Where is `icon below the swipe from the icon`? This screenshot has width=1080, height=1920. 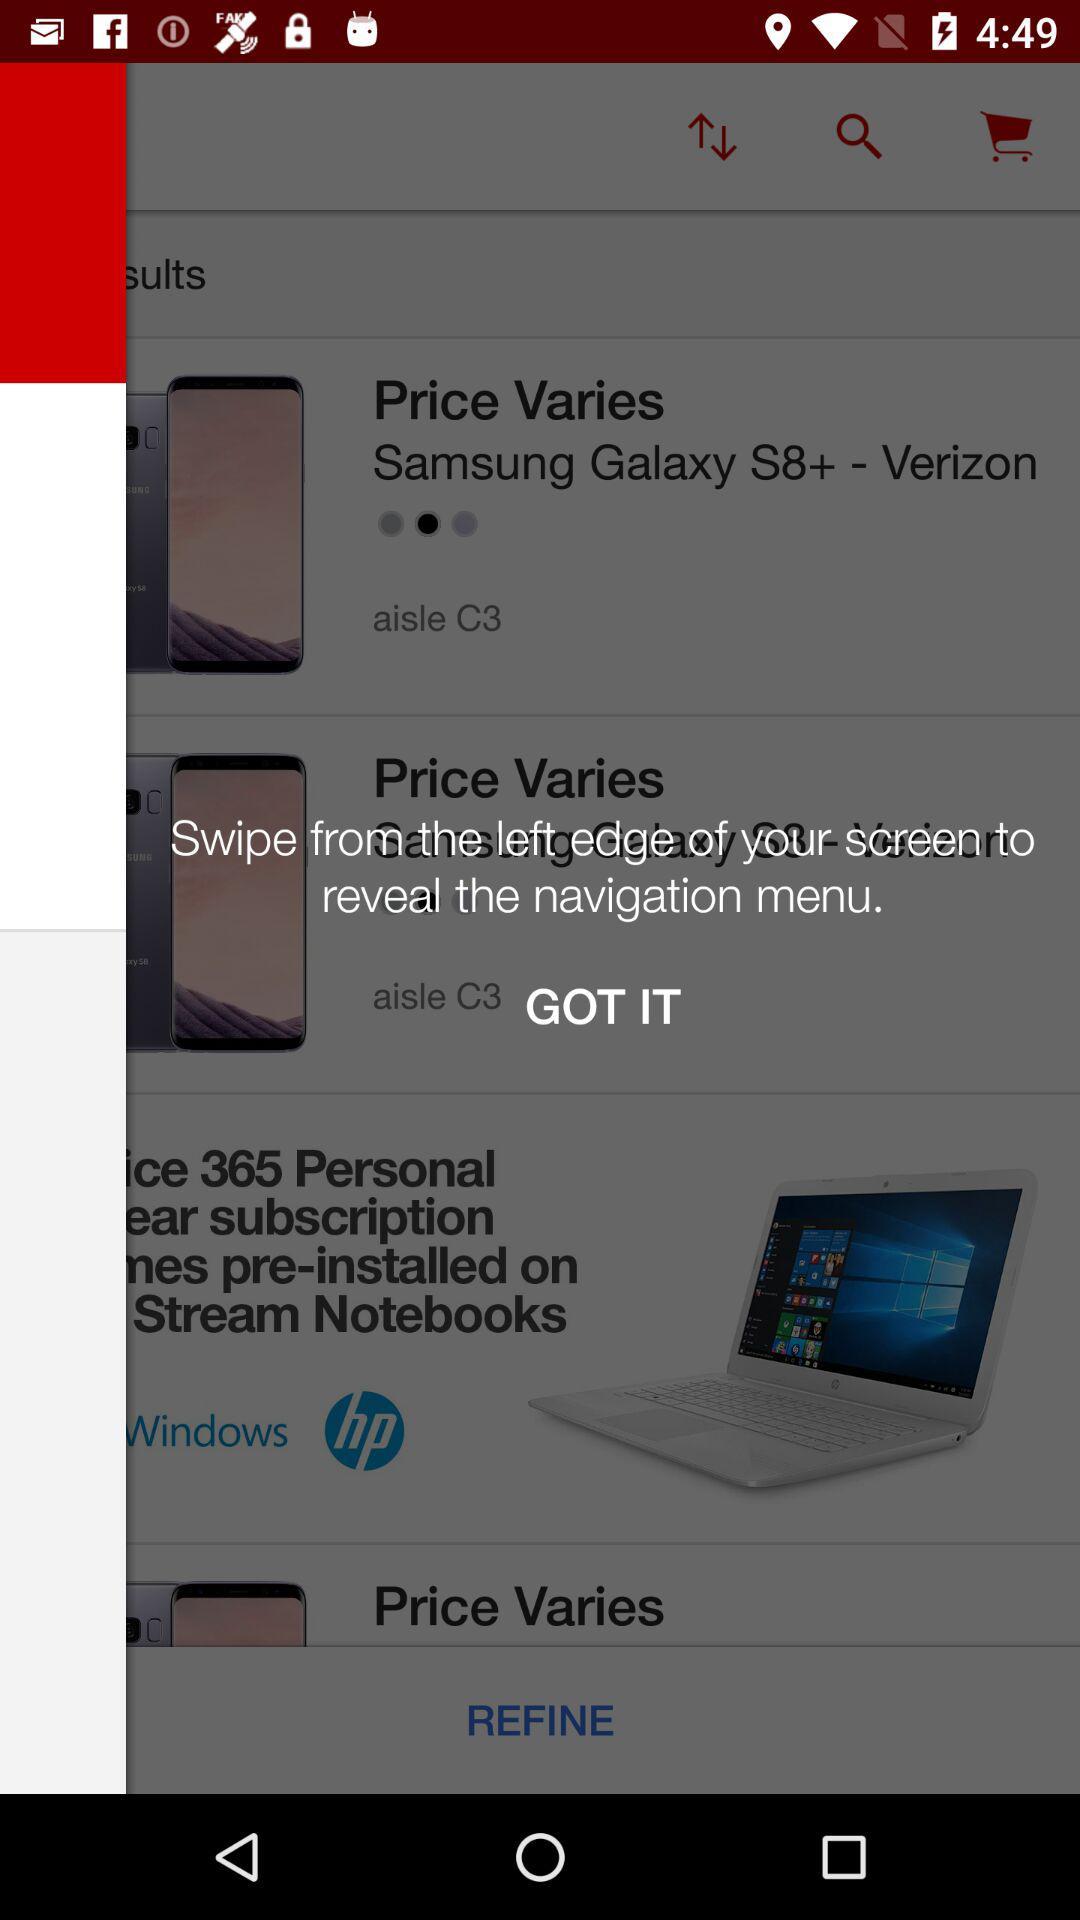 icon below the swipe from the icon is located at coordinates (601, 1006).